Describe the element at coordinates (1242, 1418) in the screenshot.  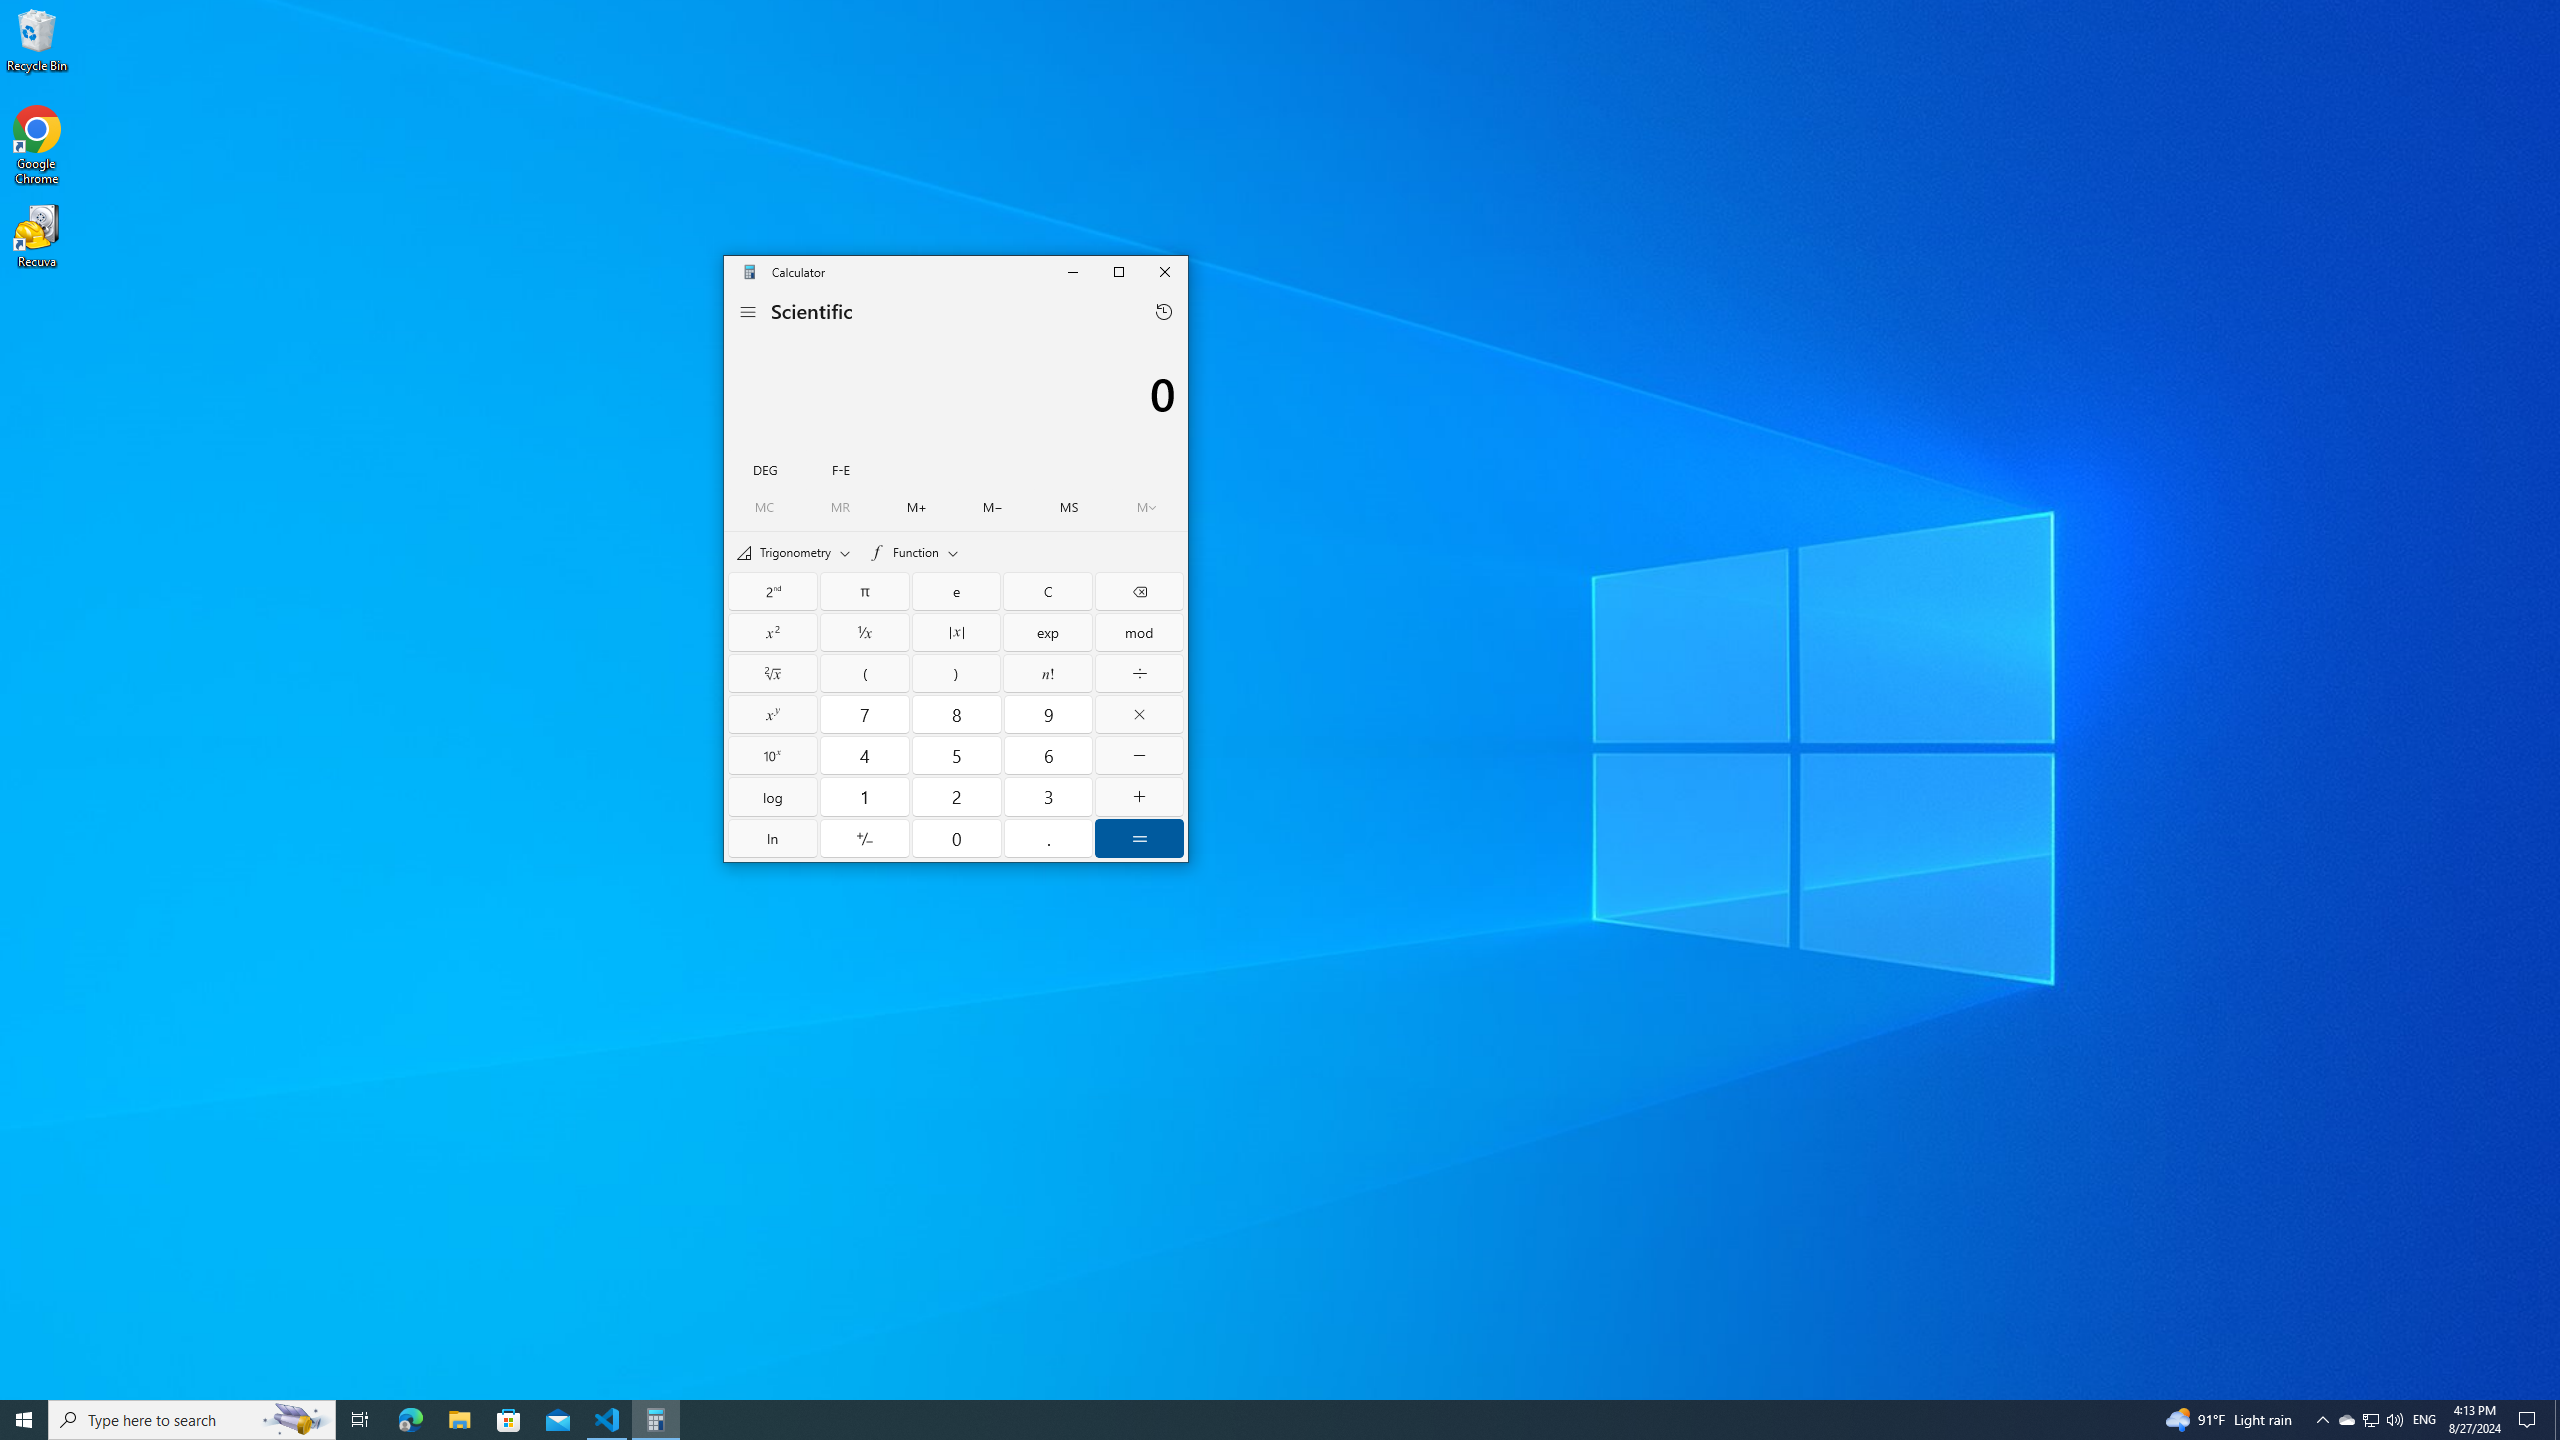
I see `'Running applications'` at that location.